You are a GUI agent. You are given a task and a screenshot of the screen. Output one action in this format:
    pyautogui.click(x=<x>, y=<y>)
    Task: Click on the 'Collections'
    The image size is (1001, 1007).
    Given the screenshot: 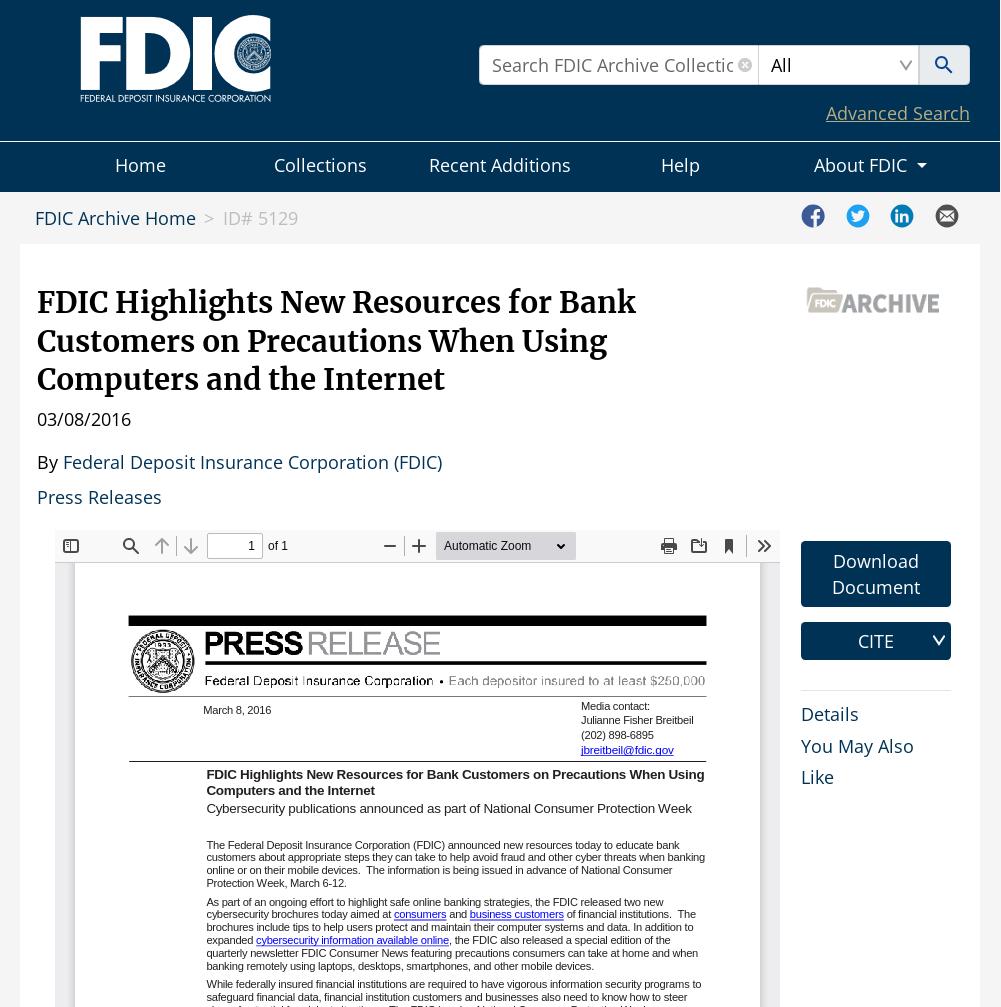 What is the action you would take?
    pyautogui.click(x=271, y=165)
    